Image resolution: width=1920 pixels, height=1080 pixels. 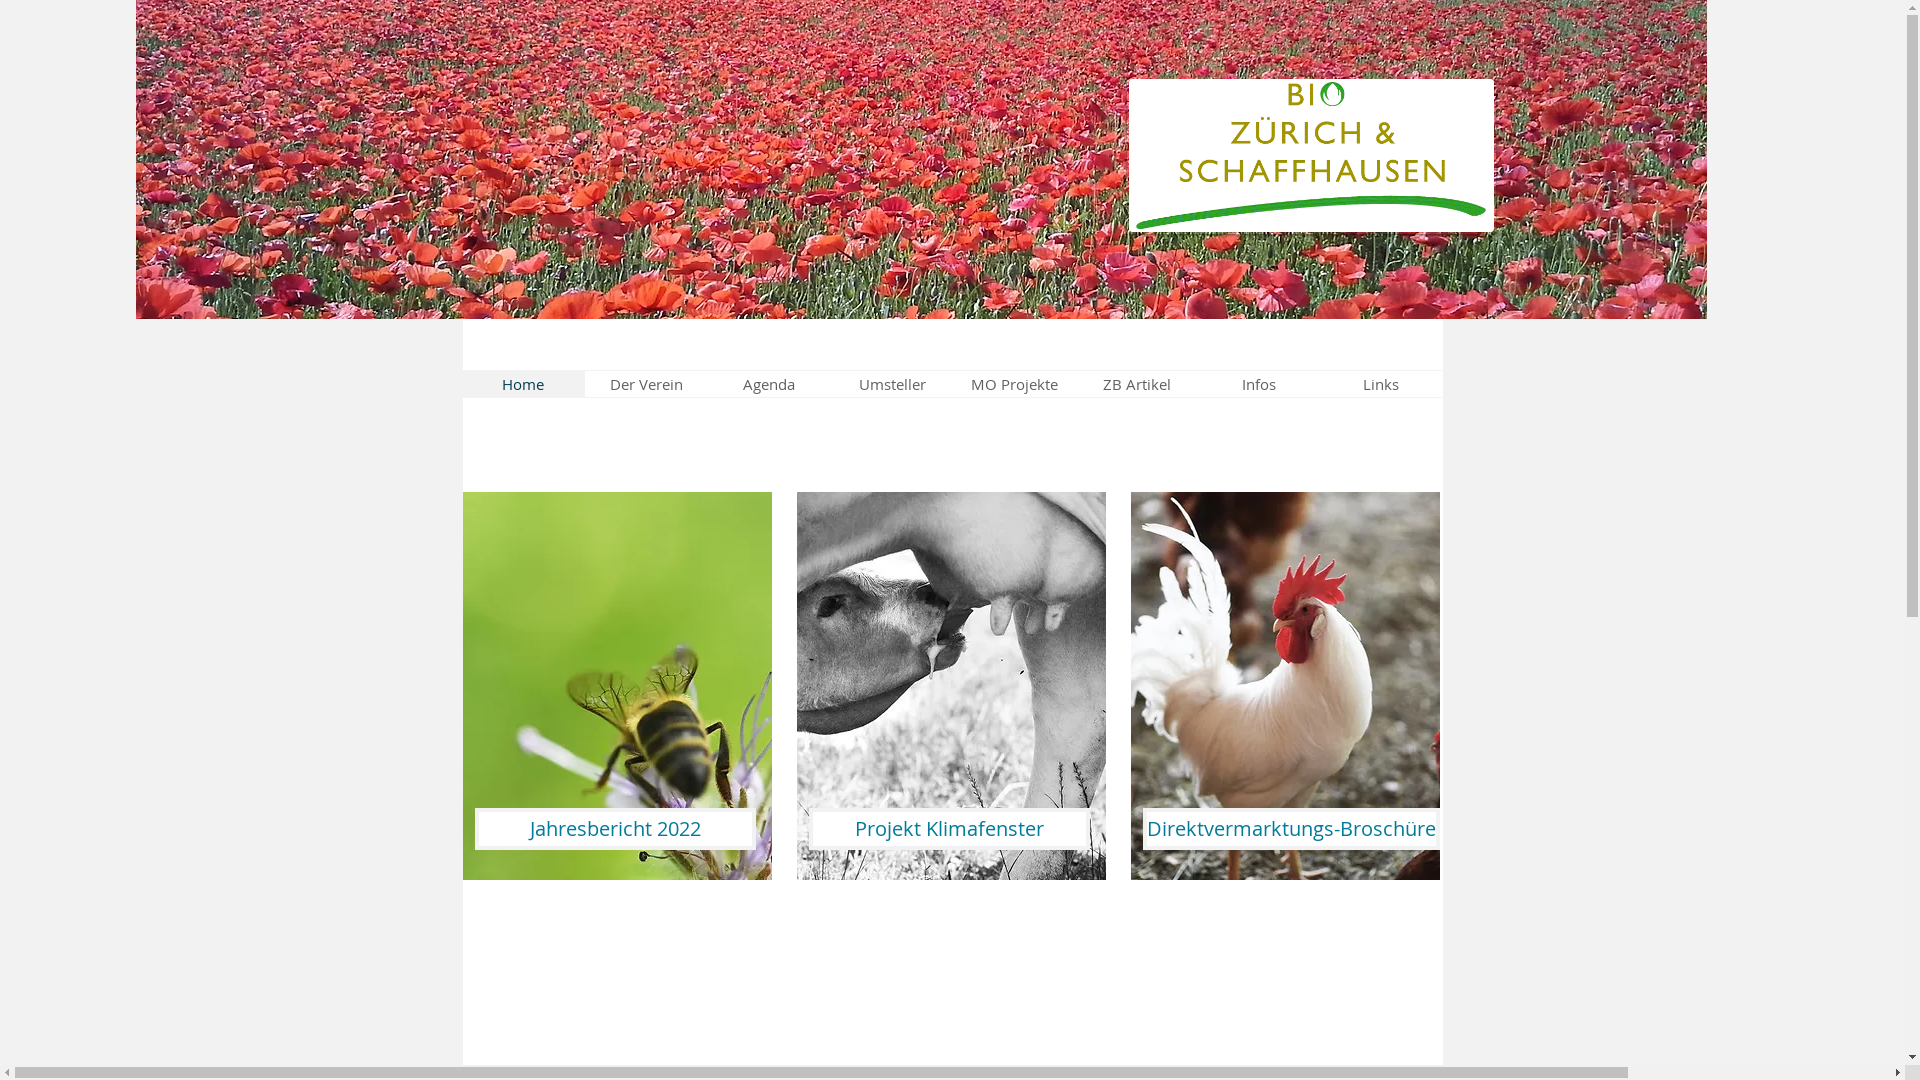 I want to click on 'Links', so click(x=1380, y=384).